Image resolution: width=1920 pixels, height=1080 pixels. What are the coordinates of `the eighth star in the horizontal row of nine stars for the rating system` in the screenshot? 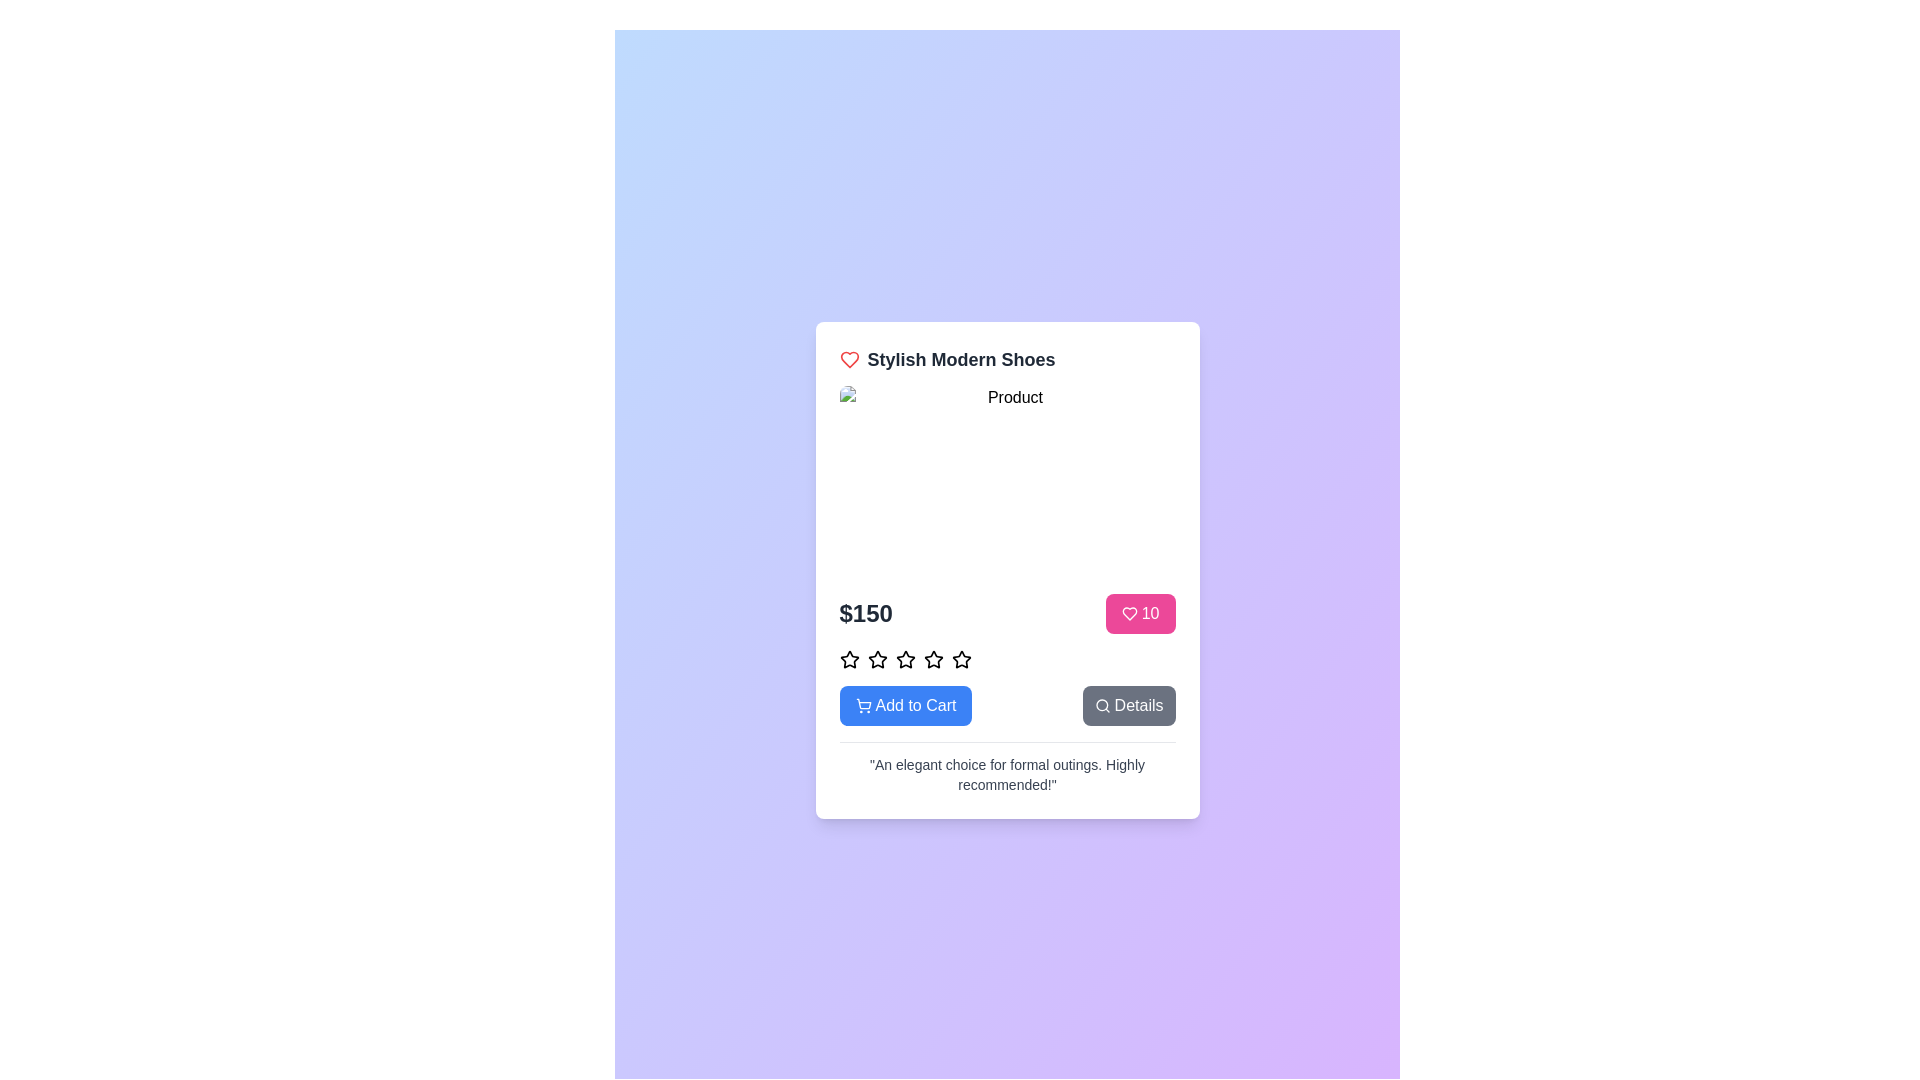 It's located at (961, 659).